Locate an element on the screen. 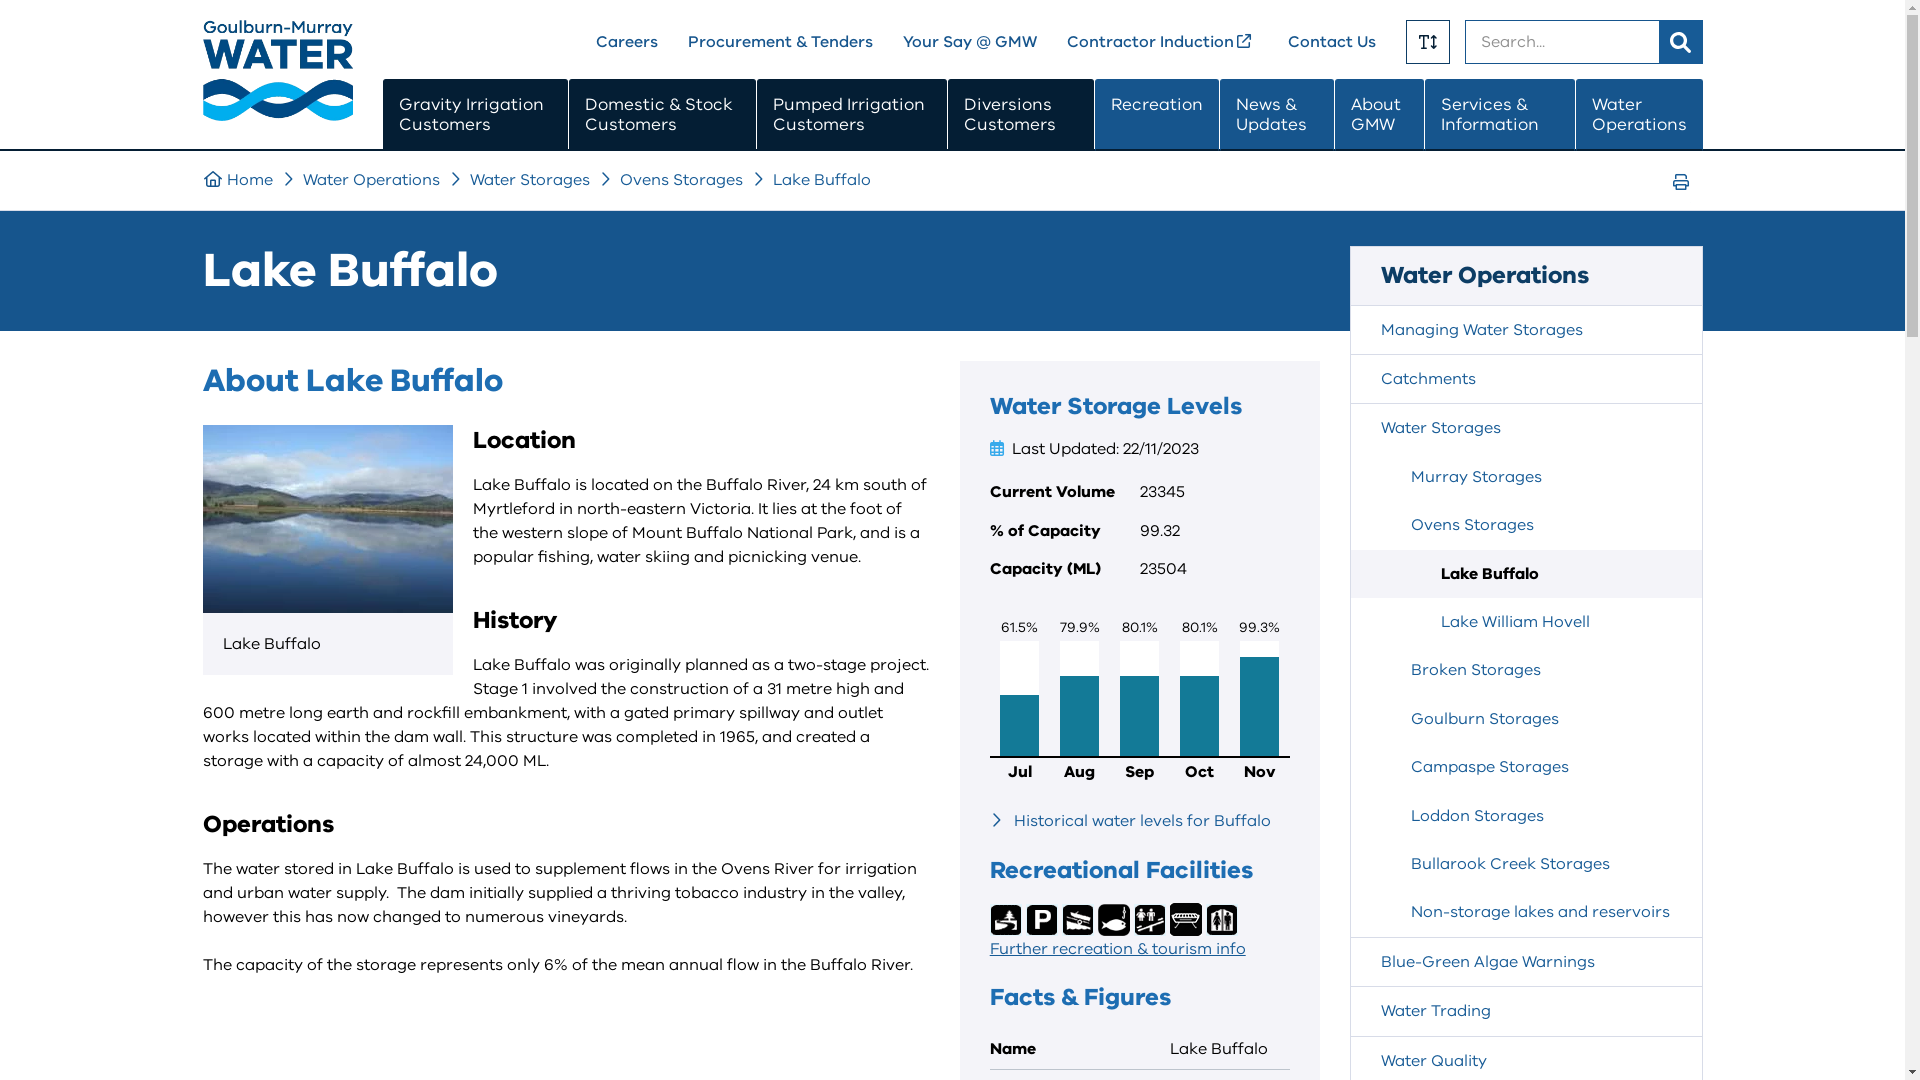 The height and width of the screenshot is (1080, 1920). 'Bullarook Creek Storages' is located at coordinates (1525, 863).